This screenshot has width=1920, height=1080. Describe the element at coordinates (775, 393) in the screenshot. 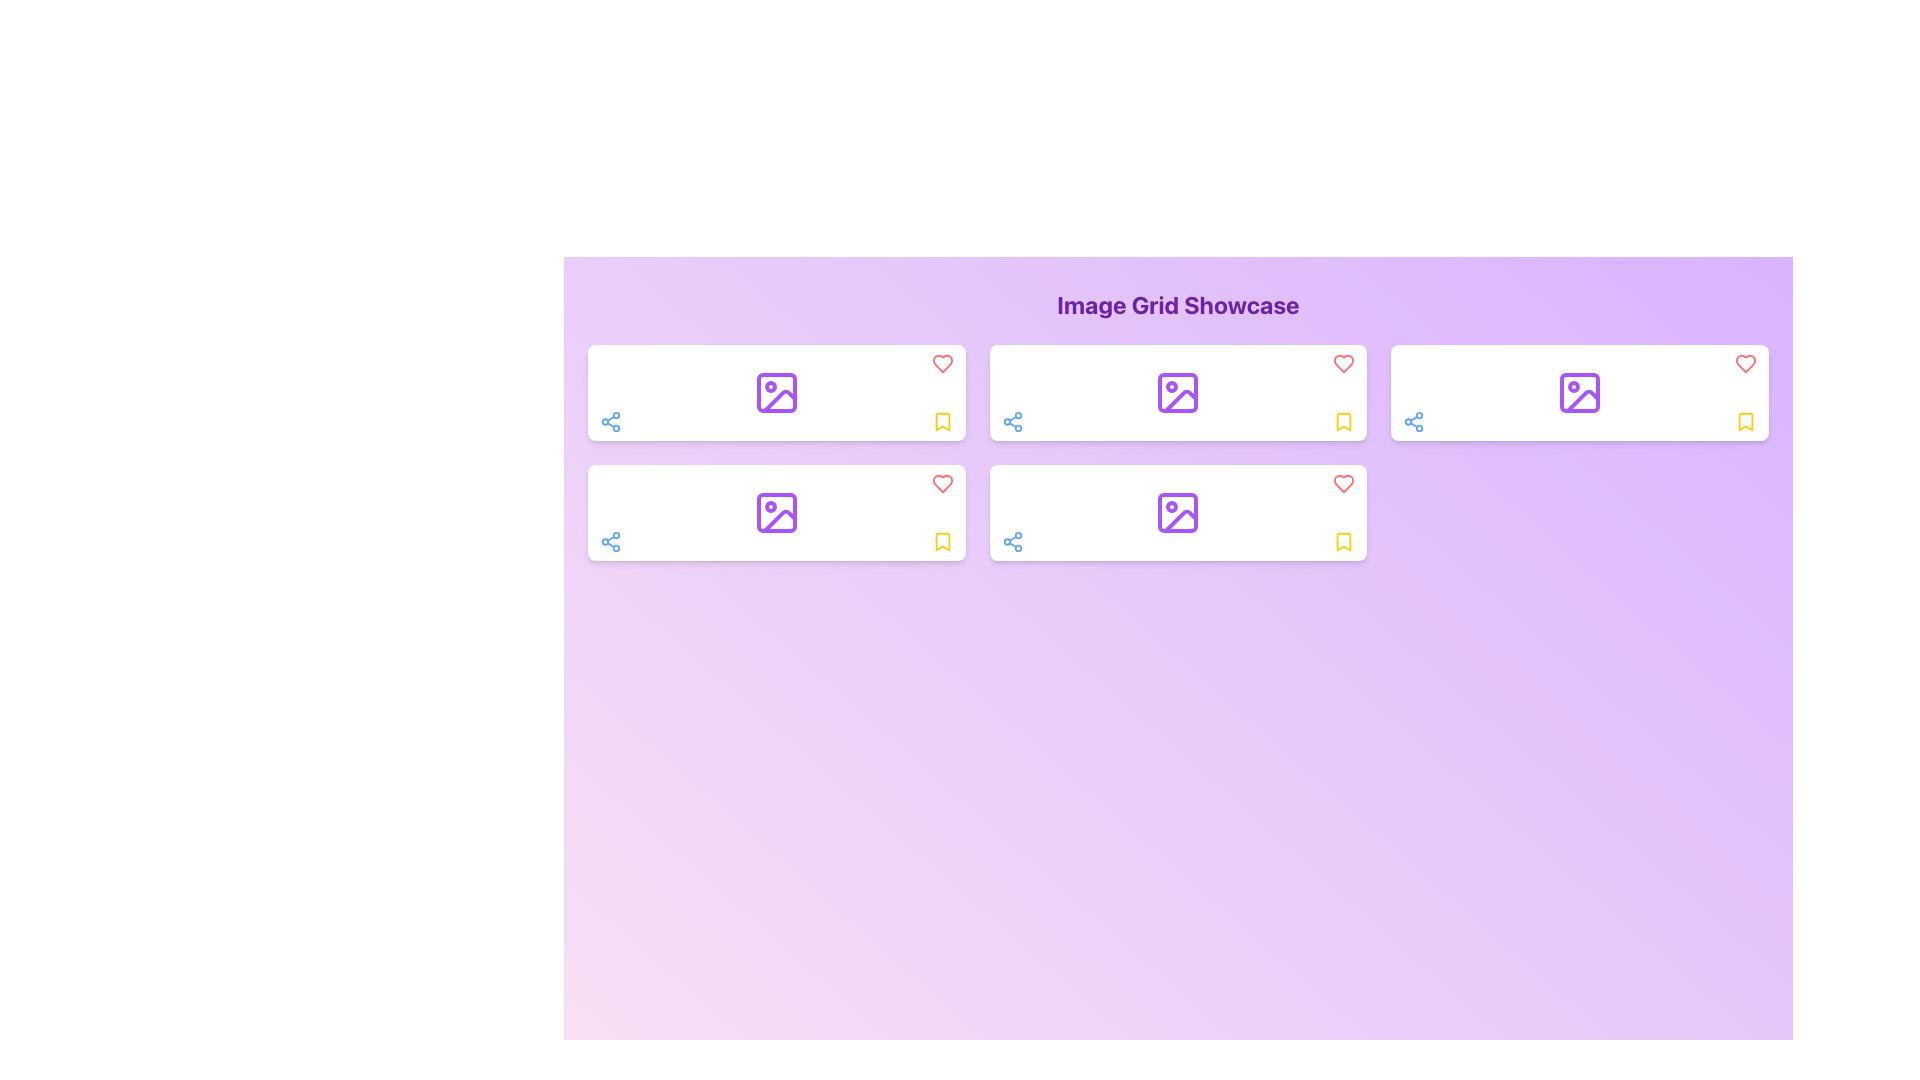

I see `the central image icon located in the first row of image cards, which serves as a visual representation of an image feature or category` at that location.